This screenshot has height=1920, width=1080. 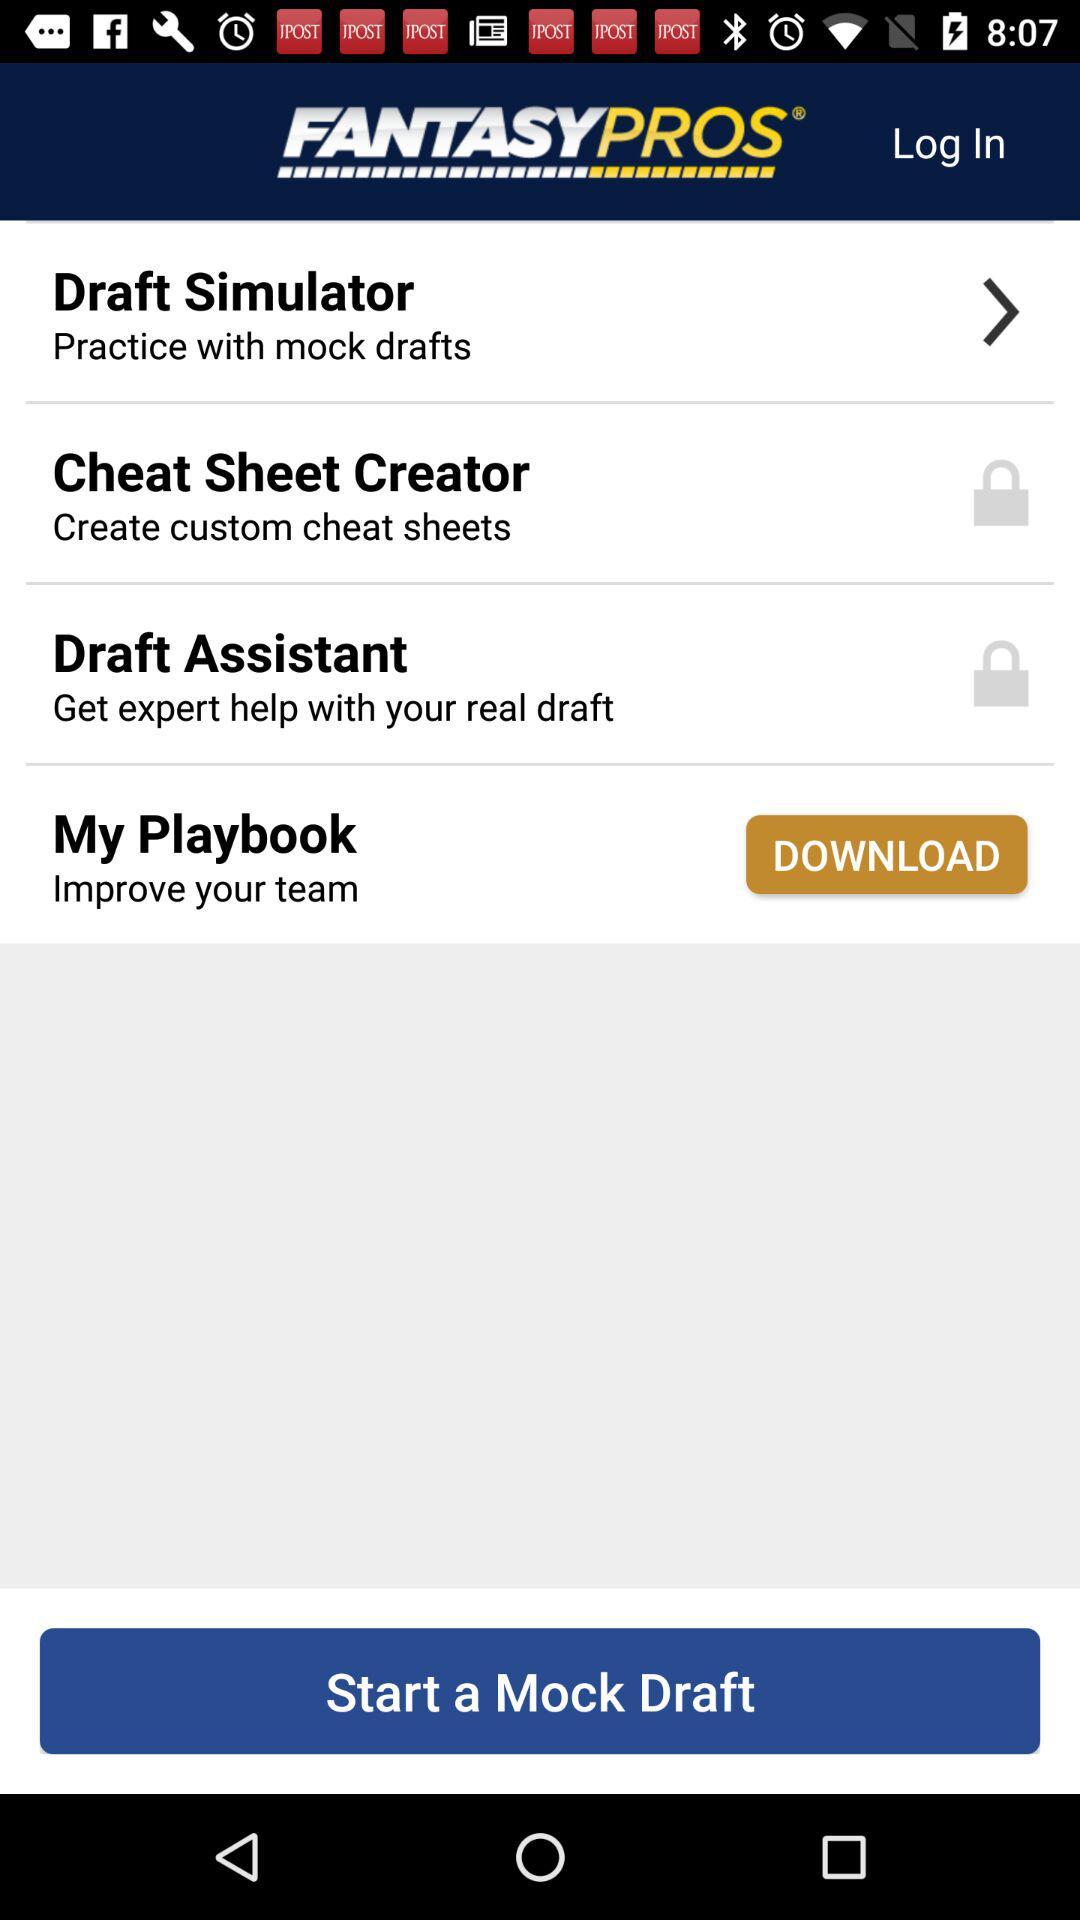 I want to click on the app next to my playbook app, so click(x=885, y=854).